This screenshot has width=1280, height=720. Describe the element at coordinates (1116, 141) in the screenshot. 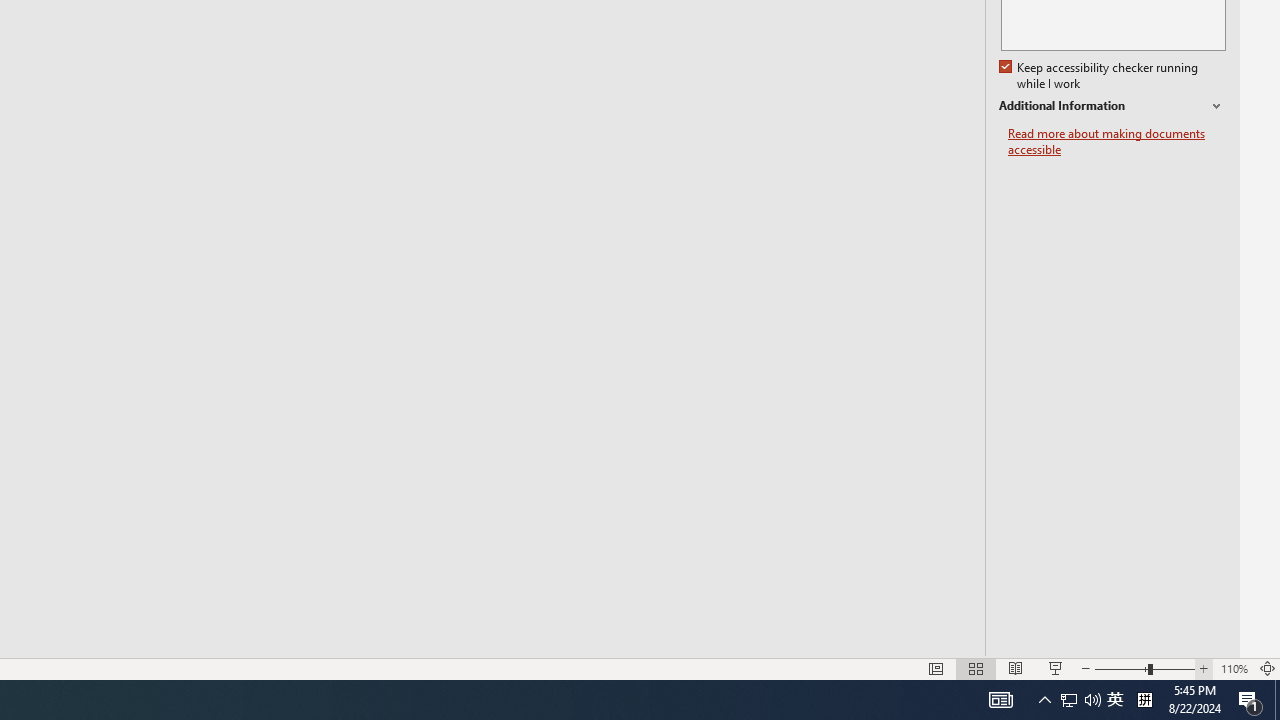

I see `'Read more about making documents accessible'` at that location.